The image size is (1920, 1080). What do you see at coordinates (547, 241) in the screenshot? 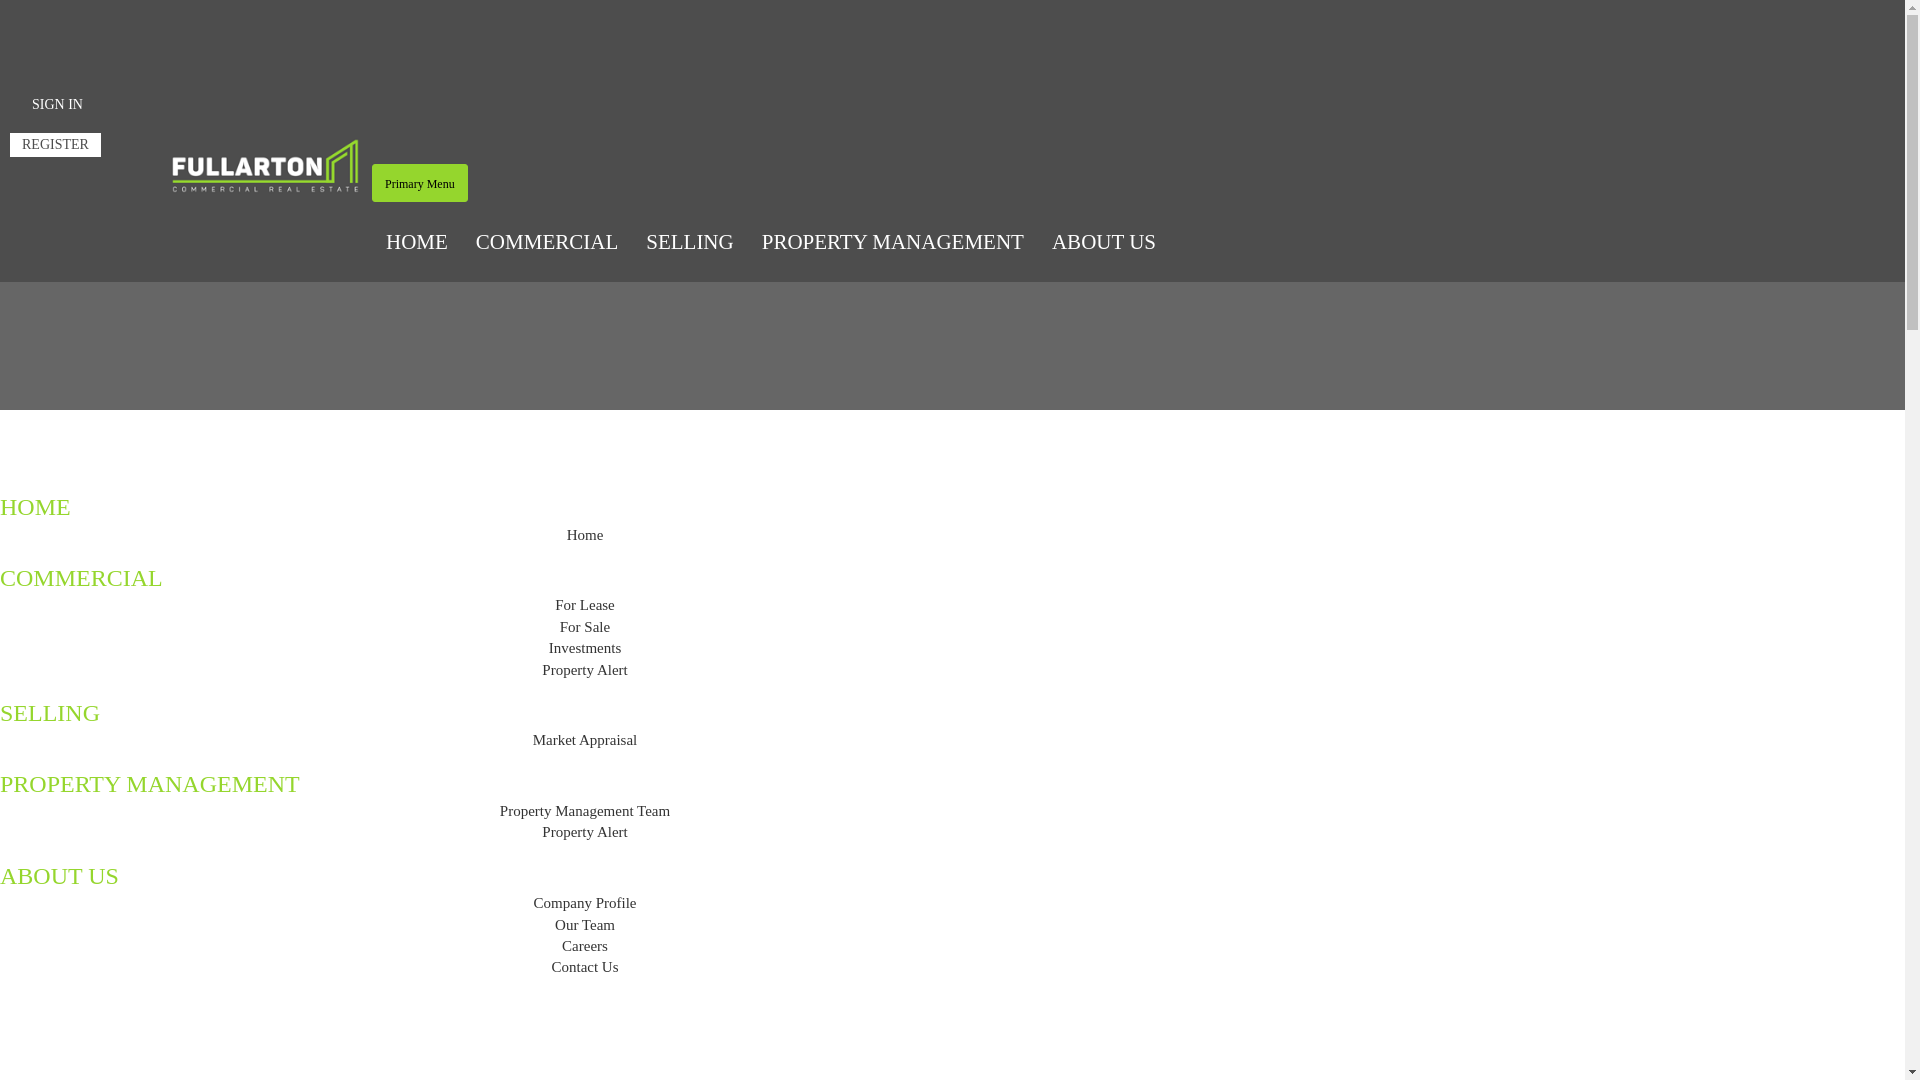
I see `'COMMERCIAL'` at bounding box center [547, 241].